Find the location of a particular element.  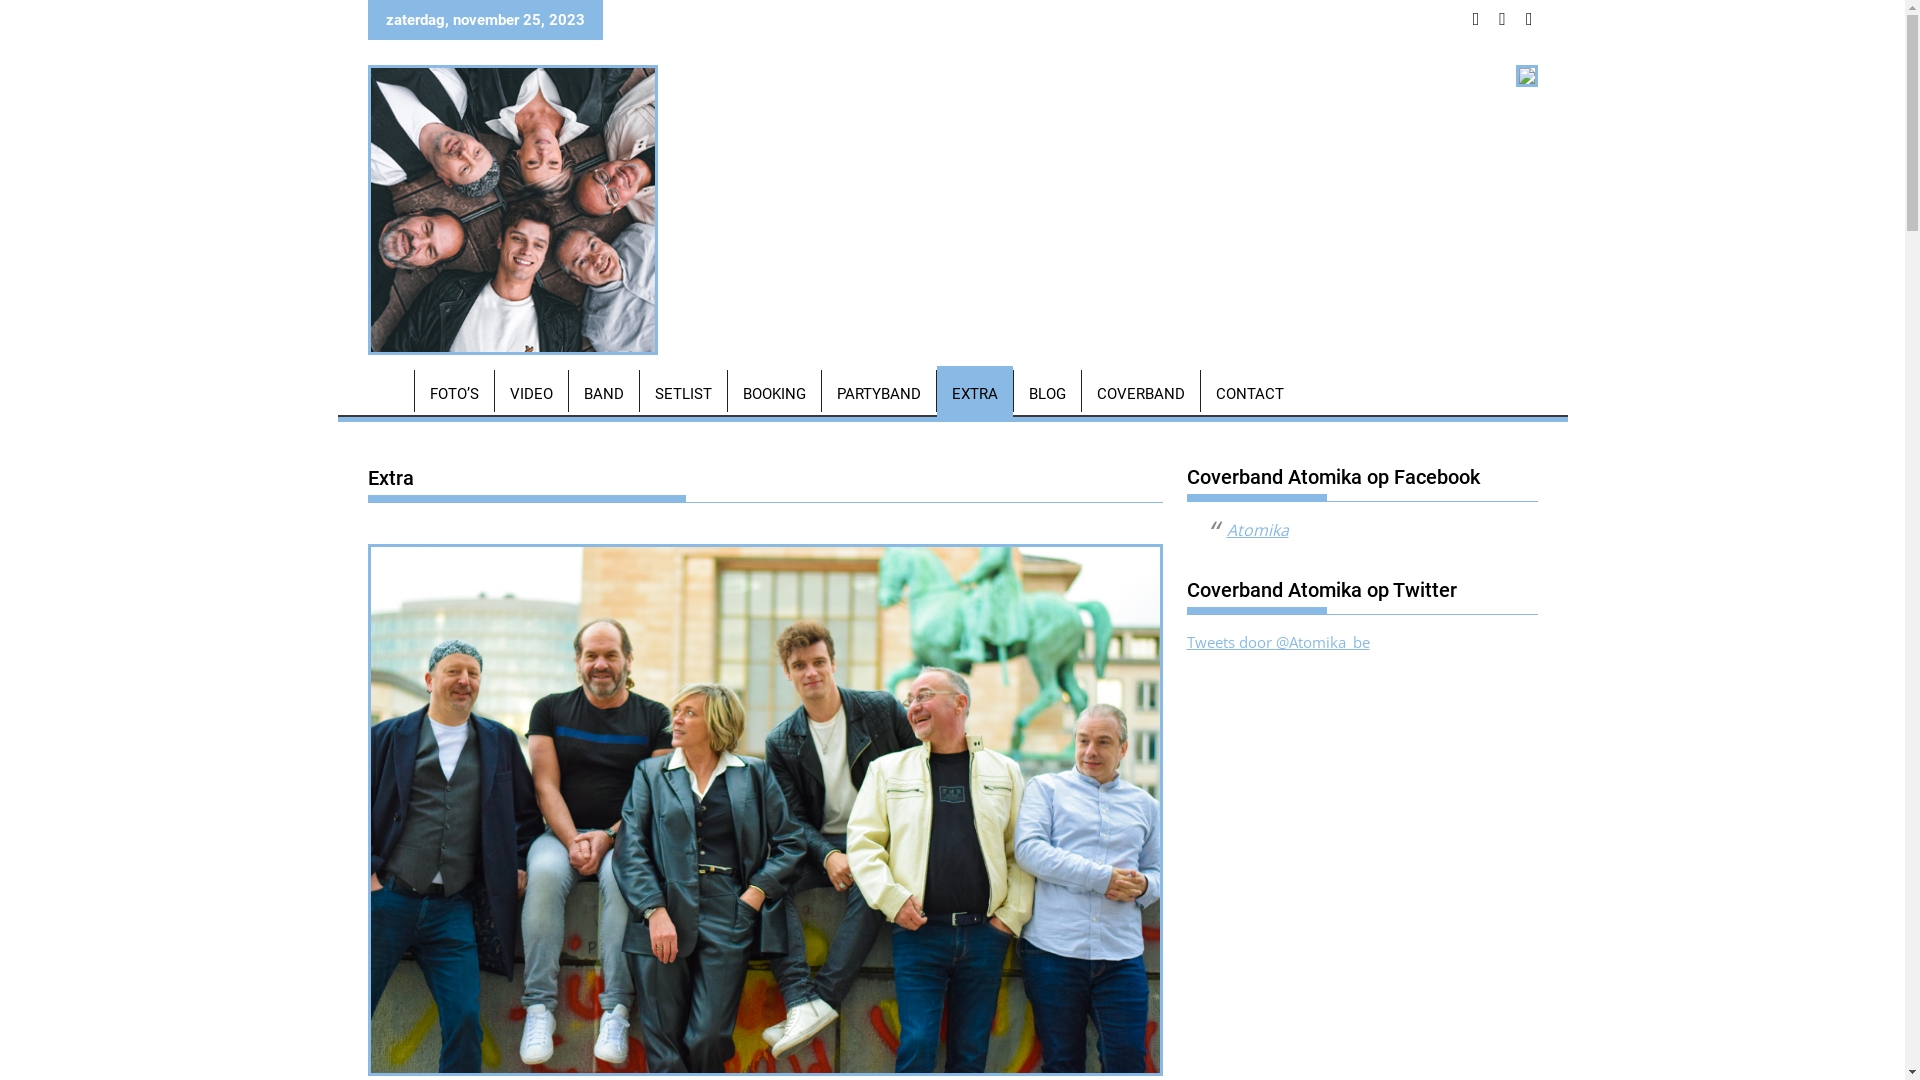

'CONTACT' is located at coordinates (1247, 393).